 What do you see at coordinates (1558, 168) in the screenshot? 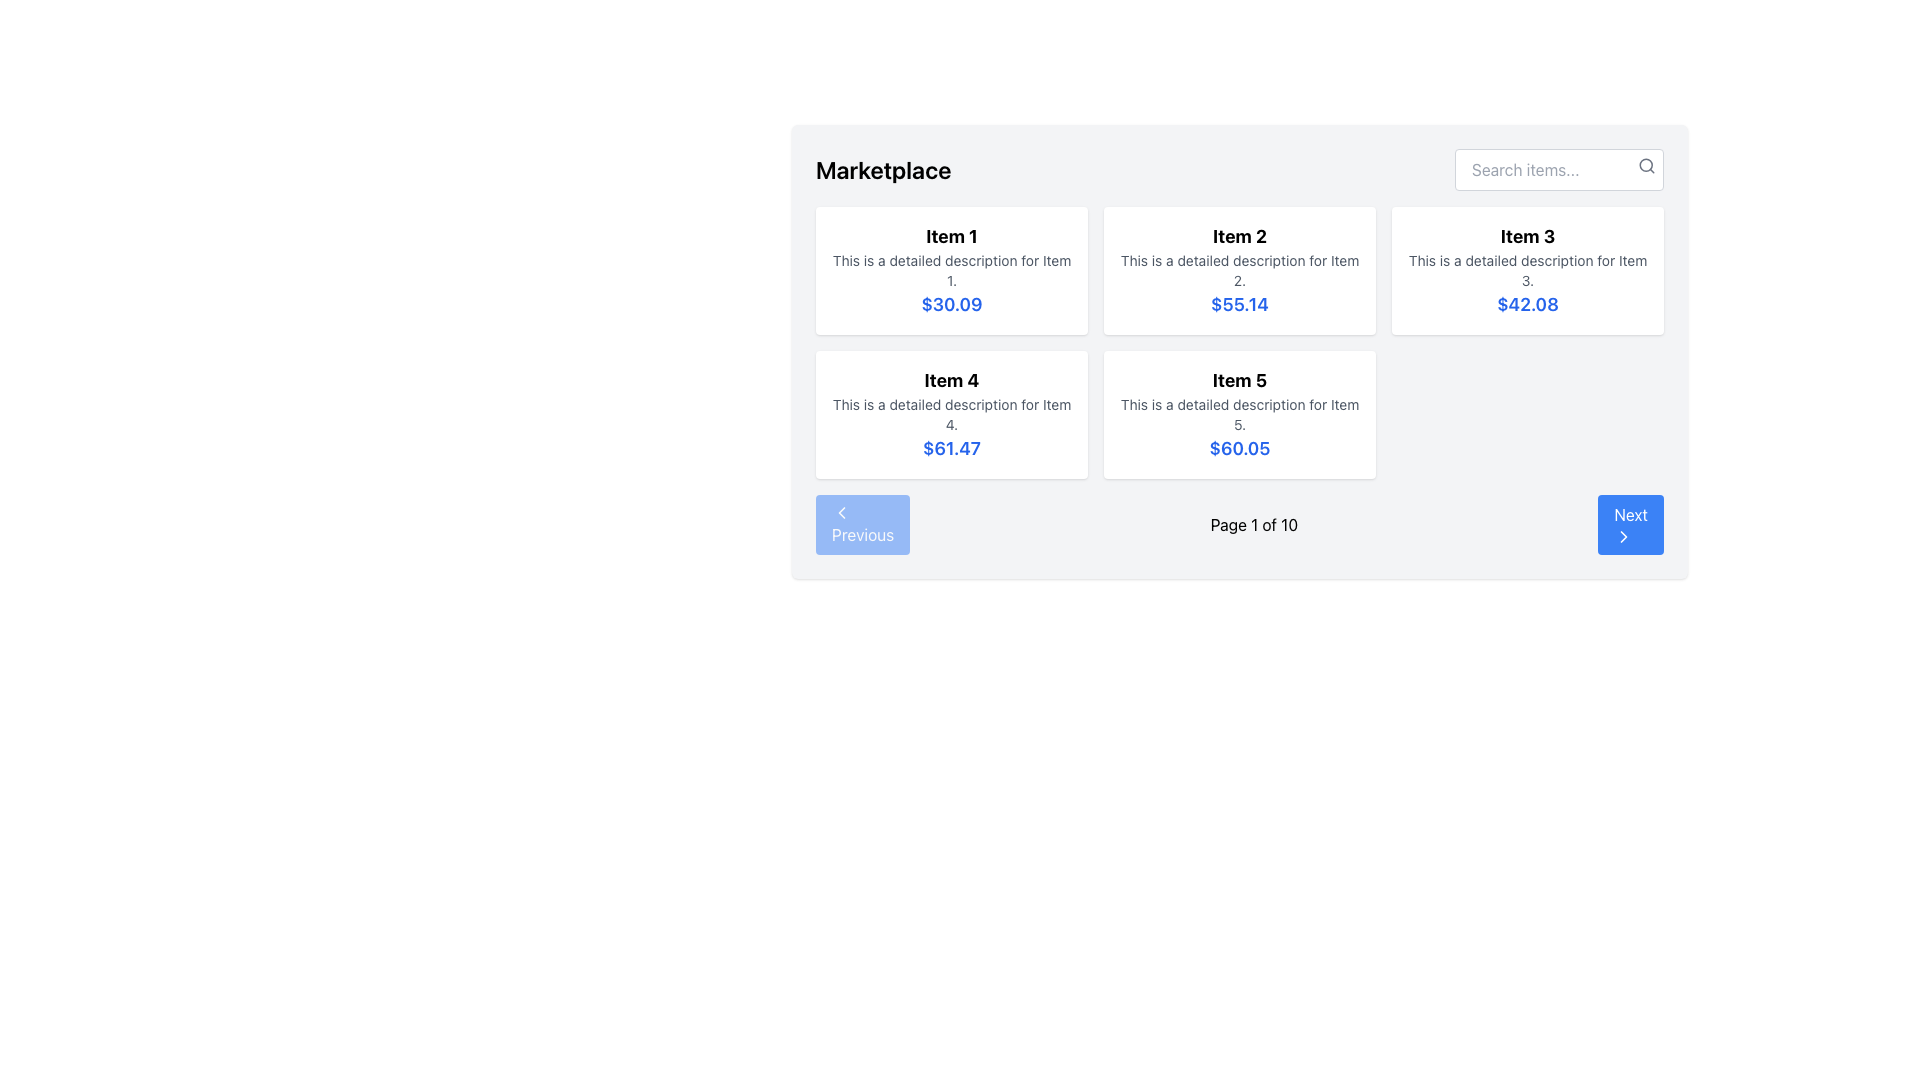
I see `the text input field located in the top-right section of the header, adjacent to the 'Marketplace' title, to focus and enable typing` at bounding box center [1558, 168].